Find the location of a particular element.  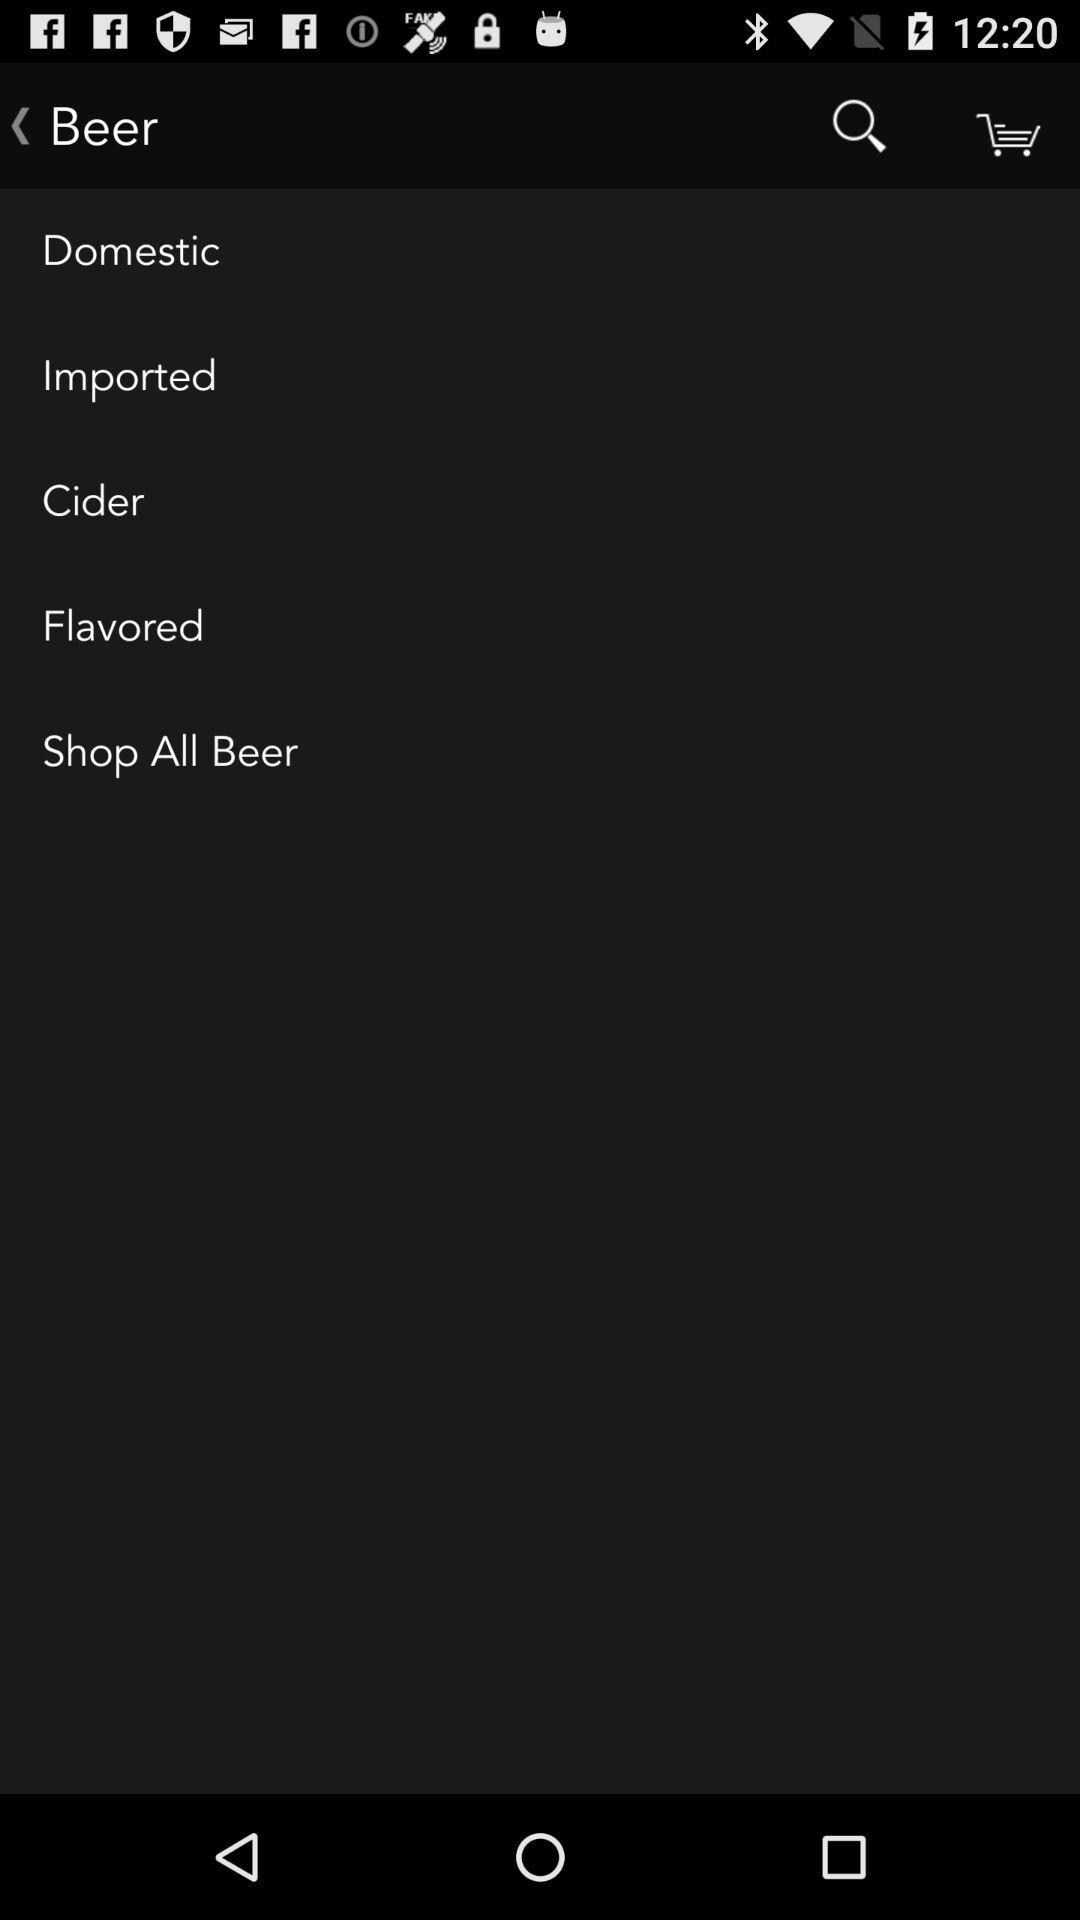

flavored icon is located at coordinates (540, 626).